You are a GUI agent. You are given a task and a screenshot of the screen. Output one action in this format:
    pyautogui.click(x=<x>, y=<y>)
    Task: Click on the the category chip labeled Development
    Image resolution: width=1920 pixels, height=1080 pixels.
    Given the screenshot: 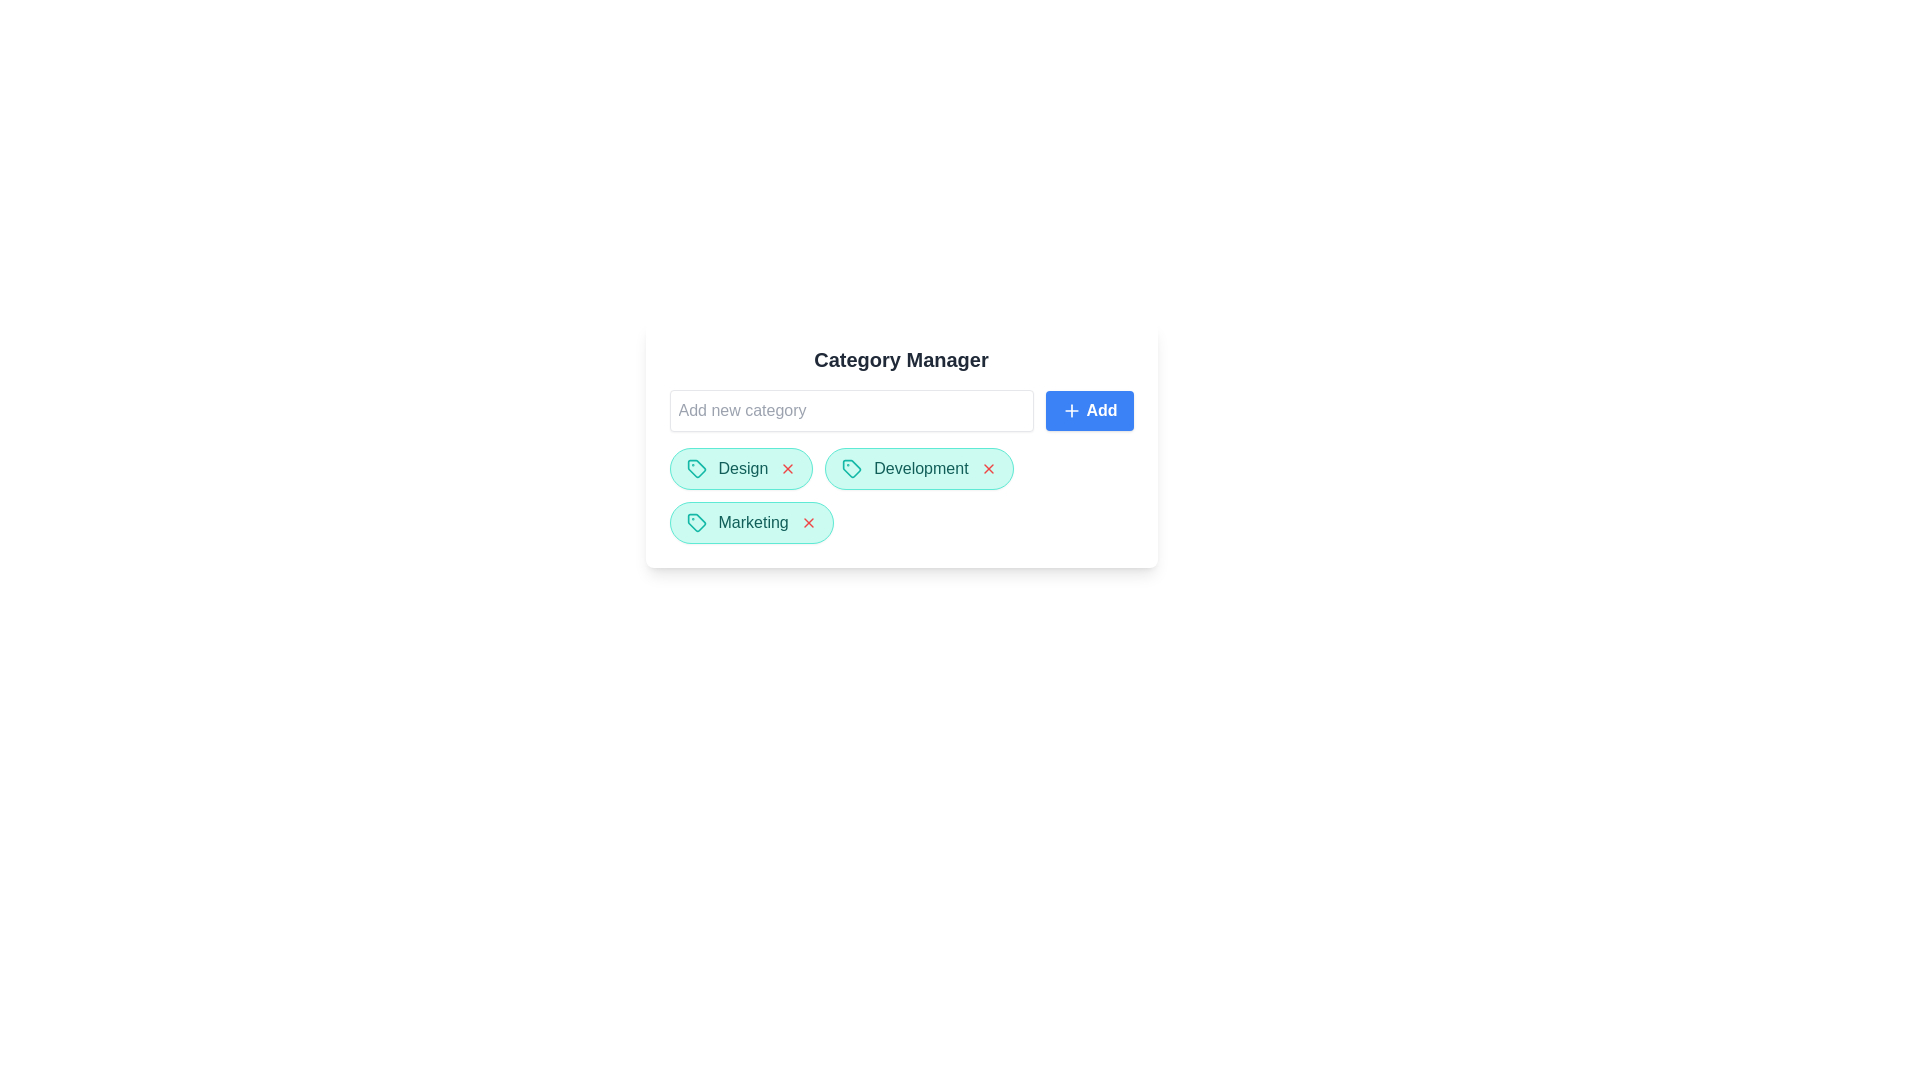 What is the action you would take?
    pyautogui.click(x=918, y=469)
    